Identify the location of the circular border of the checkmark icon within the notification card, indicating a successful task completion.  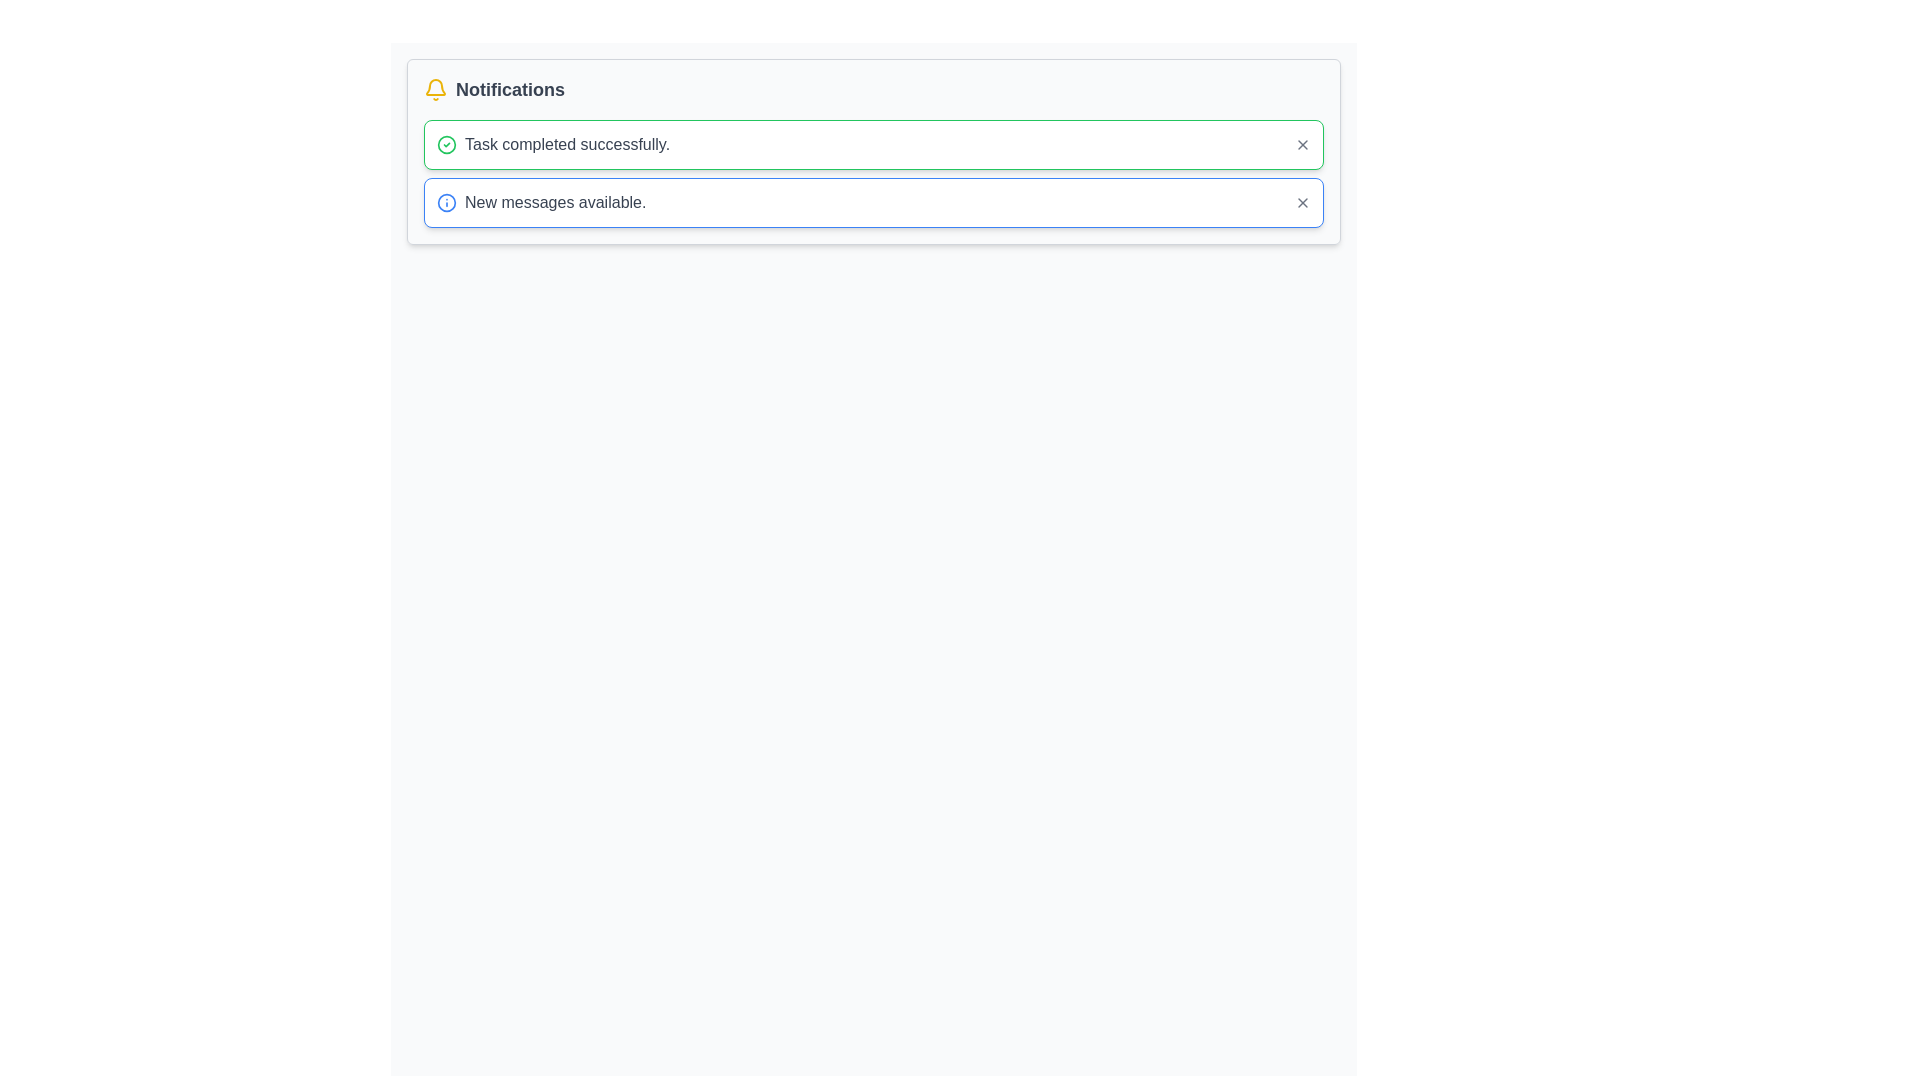
(445, 144).